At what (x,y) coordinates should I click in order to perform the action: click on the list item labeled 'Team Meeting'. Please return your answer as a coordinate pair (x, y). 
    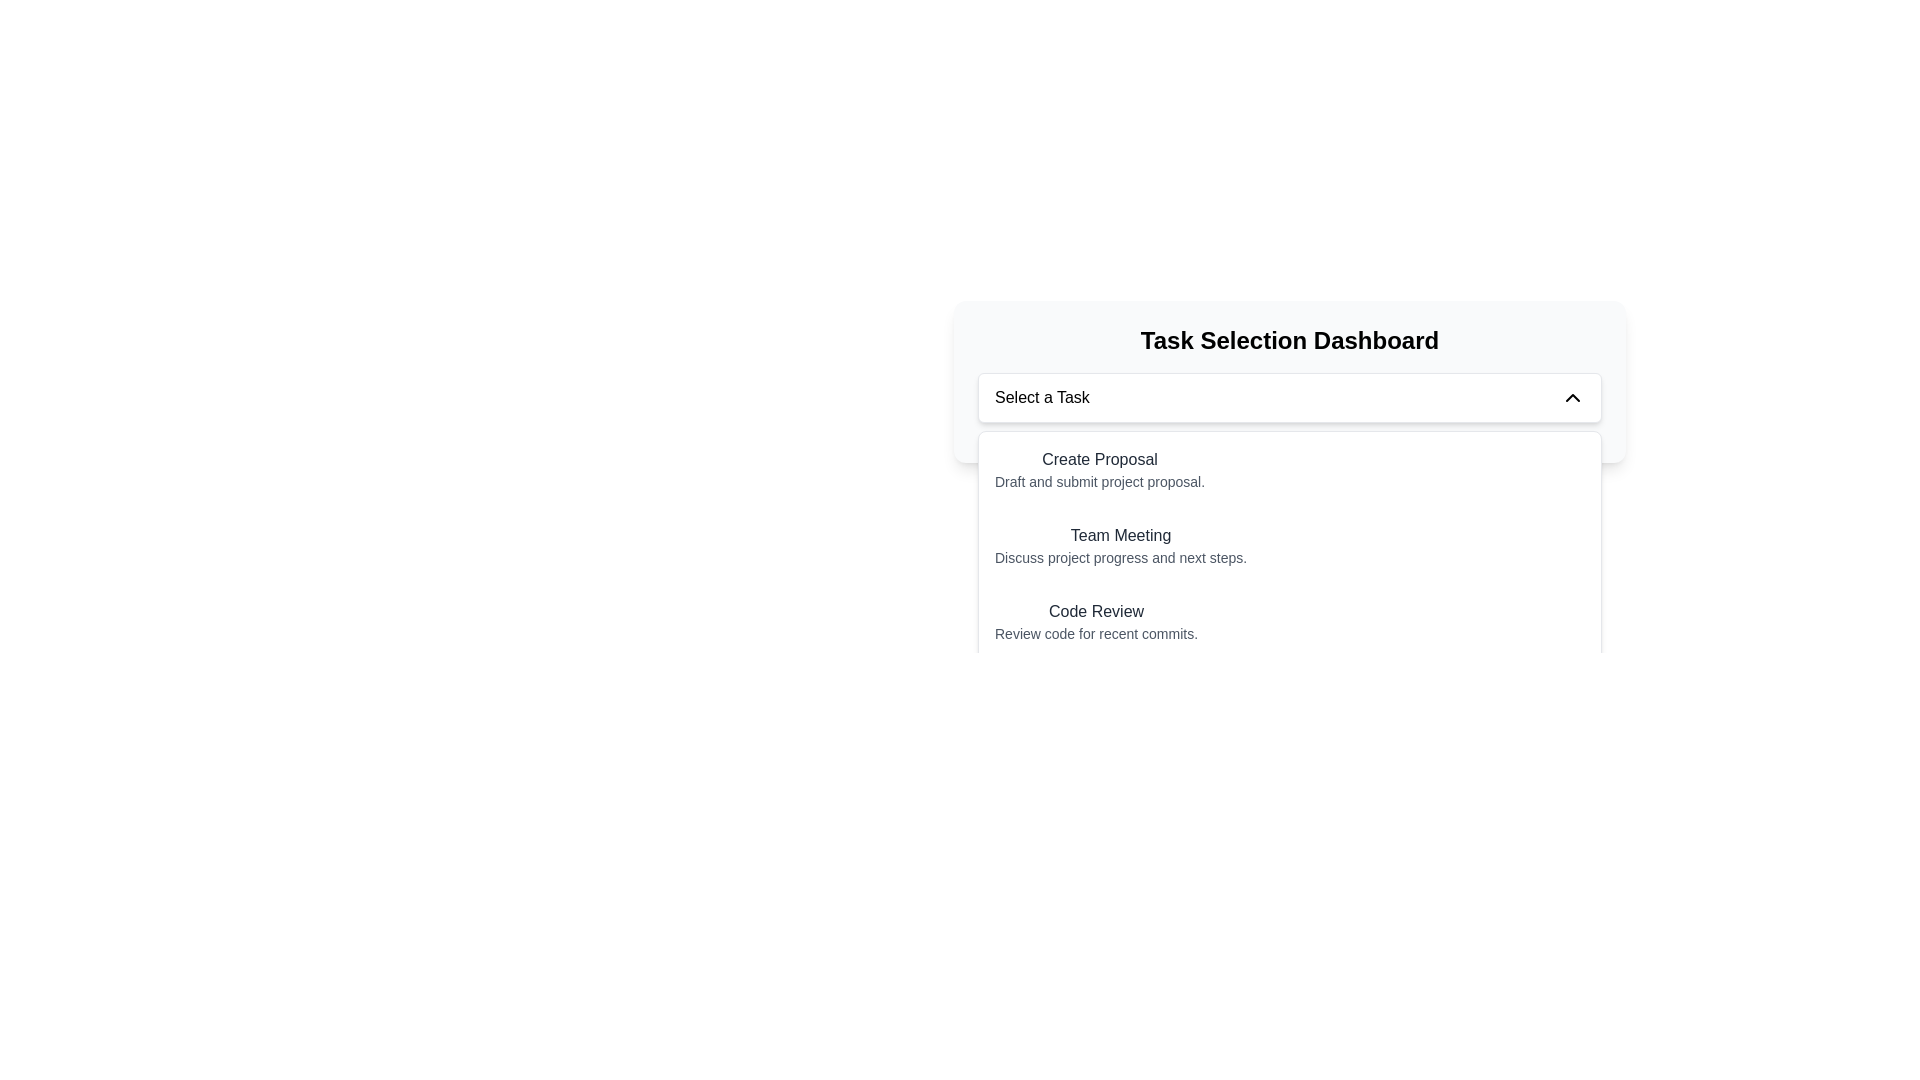
    Looking at the image, I should click on (1121, 546).